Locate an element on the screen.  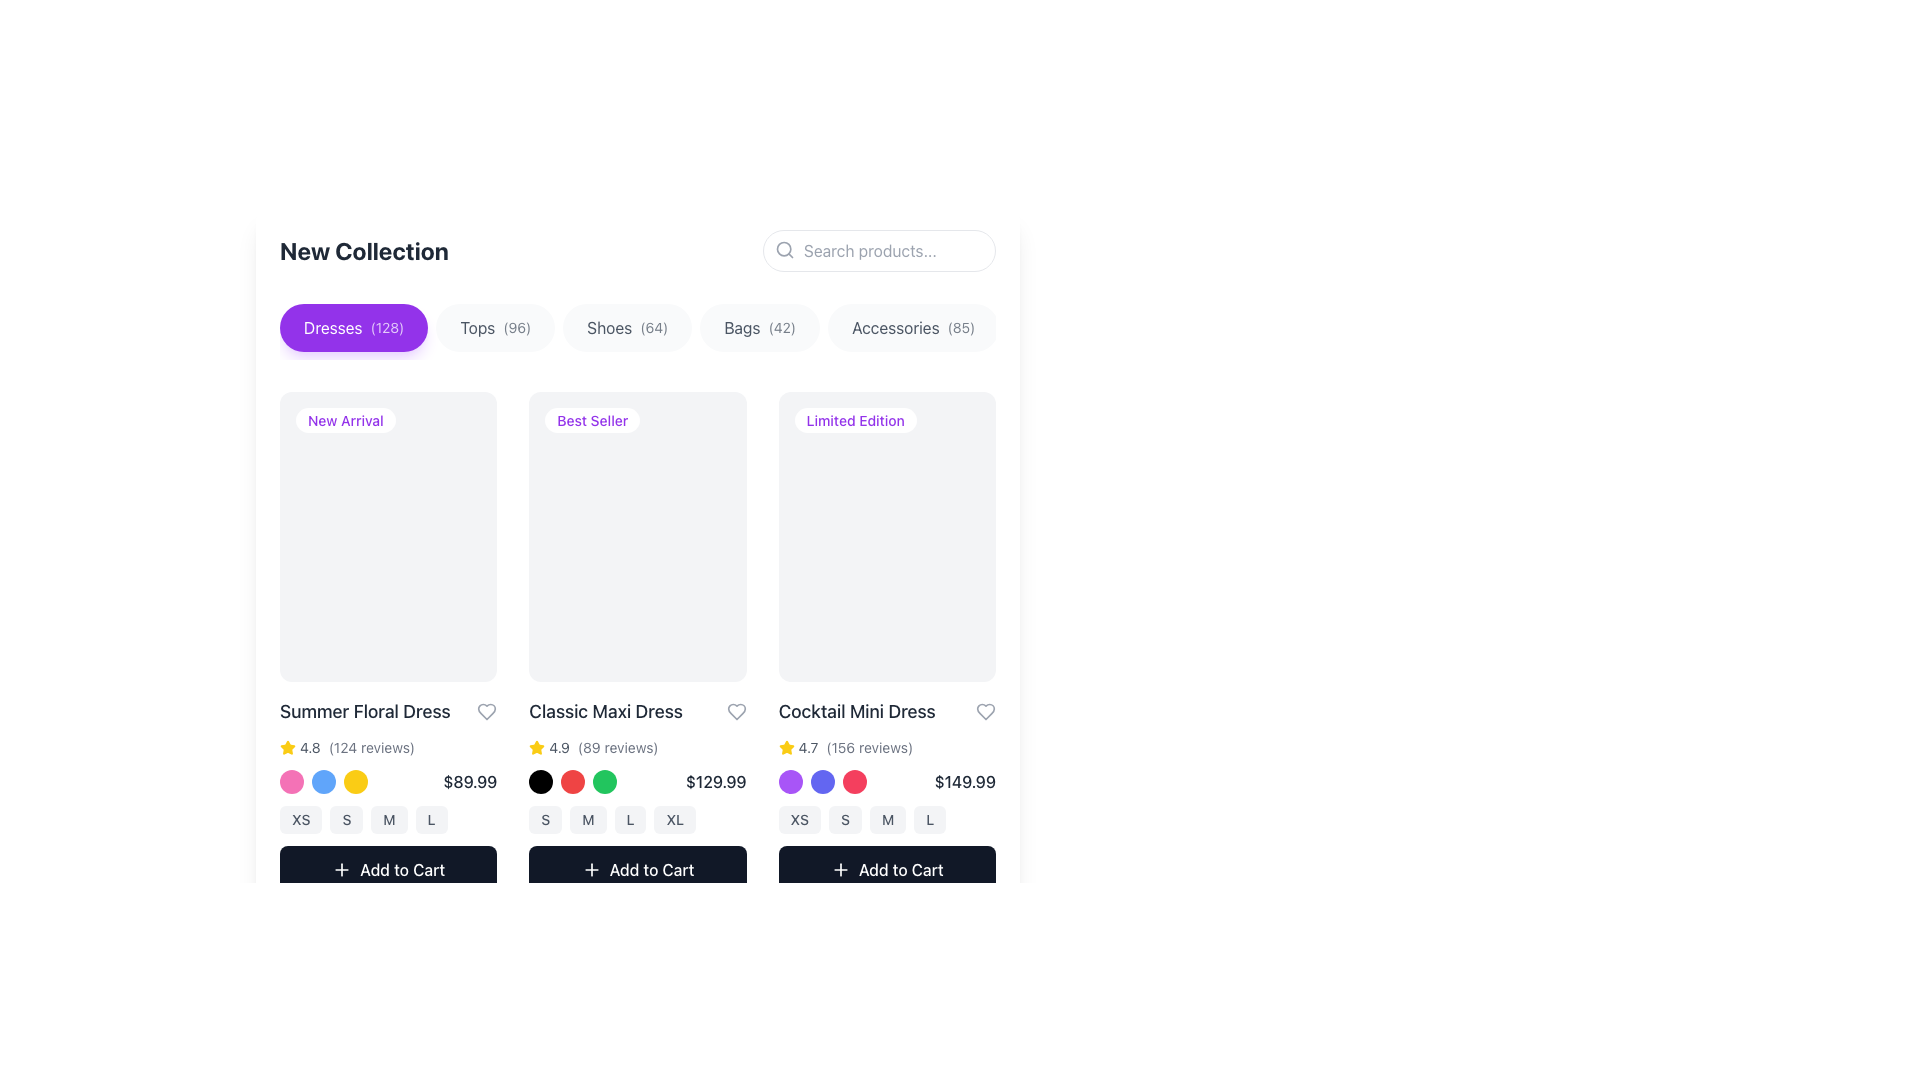
the star-shaped rating icon that is golden yellow, indicating an active rating, located in the second product section from the left, just above the price information and to the left of the '4.9 (89 reviews)' text is located at coordinates (537, 747).